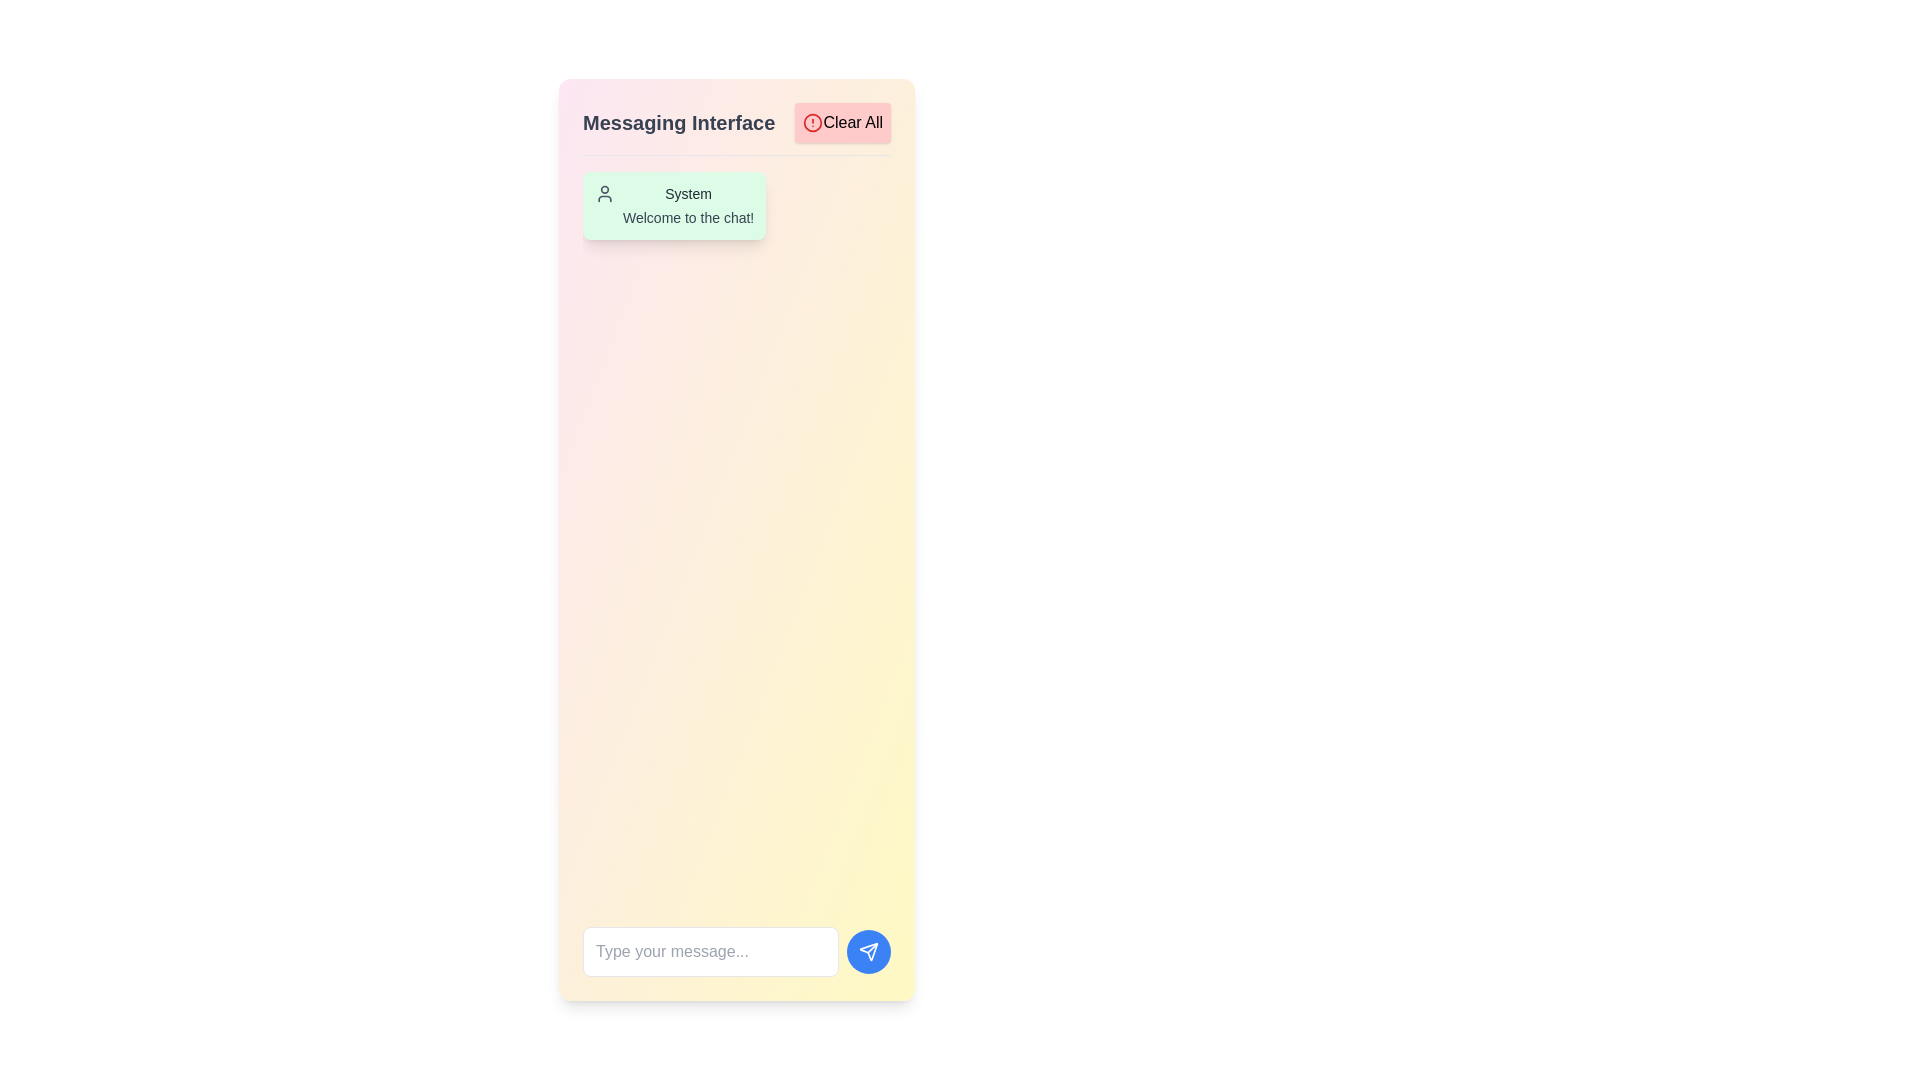 The width and height of the screenshot is (1920, 1080). I want to click on the informational text area that serves as a system message welcoming the user to the chat, positioned below the 'Messaging Interface' header and to the left side of the chat interface, so click(736, 205).